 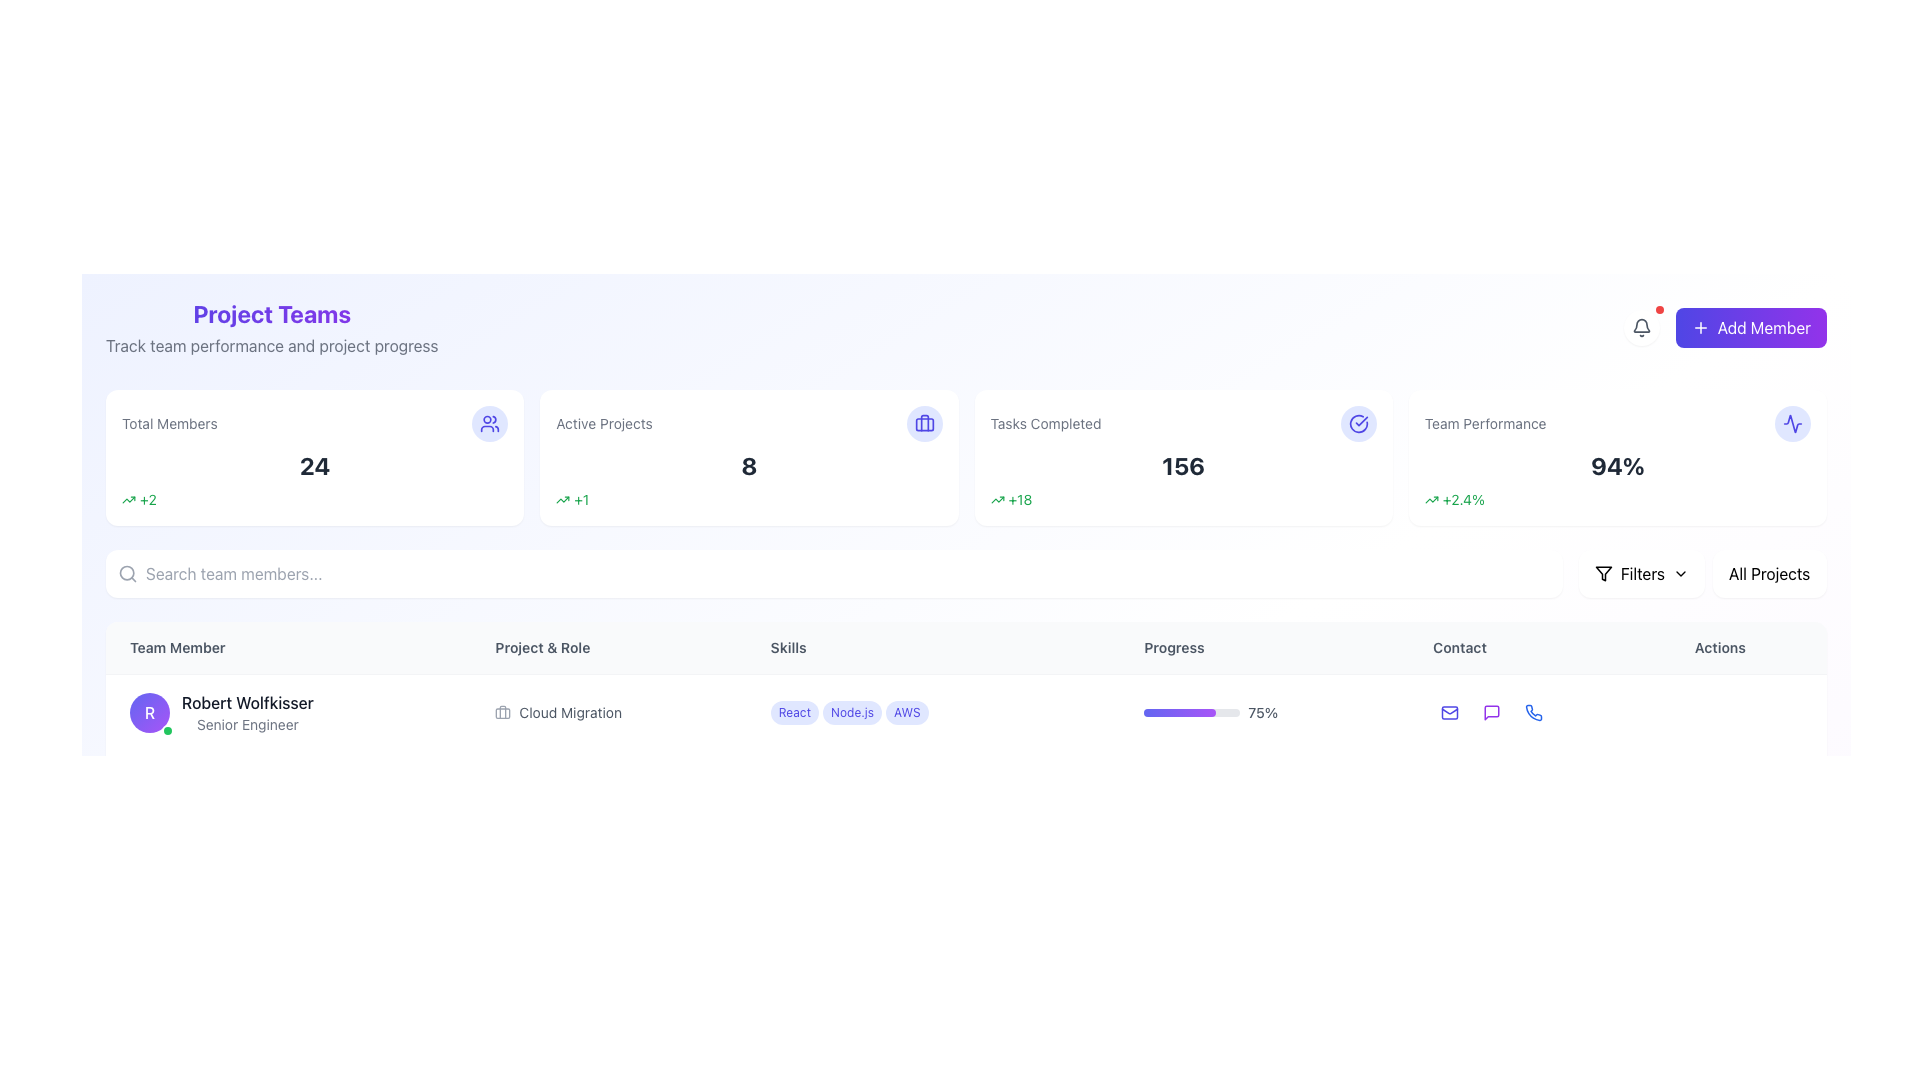 What do you see at coordinates (1641, 326) in the screenshot?
I see `the notification bell icon, which is a circular button with a white background and a gray bell icon` at bounding box center [1641, 326].